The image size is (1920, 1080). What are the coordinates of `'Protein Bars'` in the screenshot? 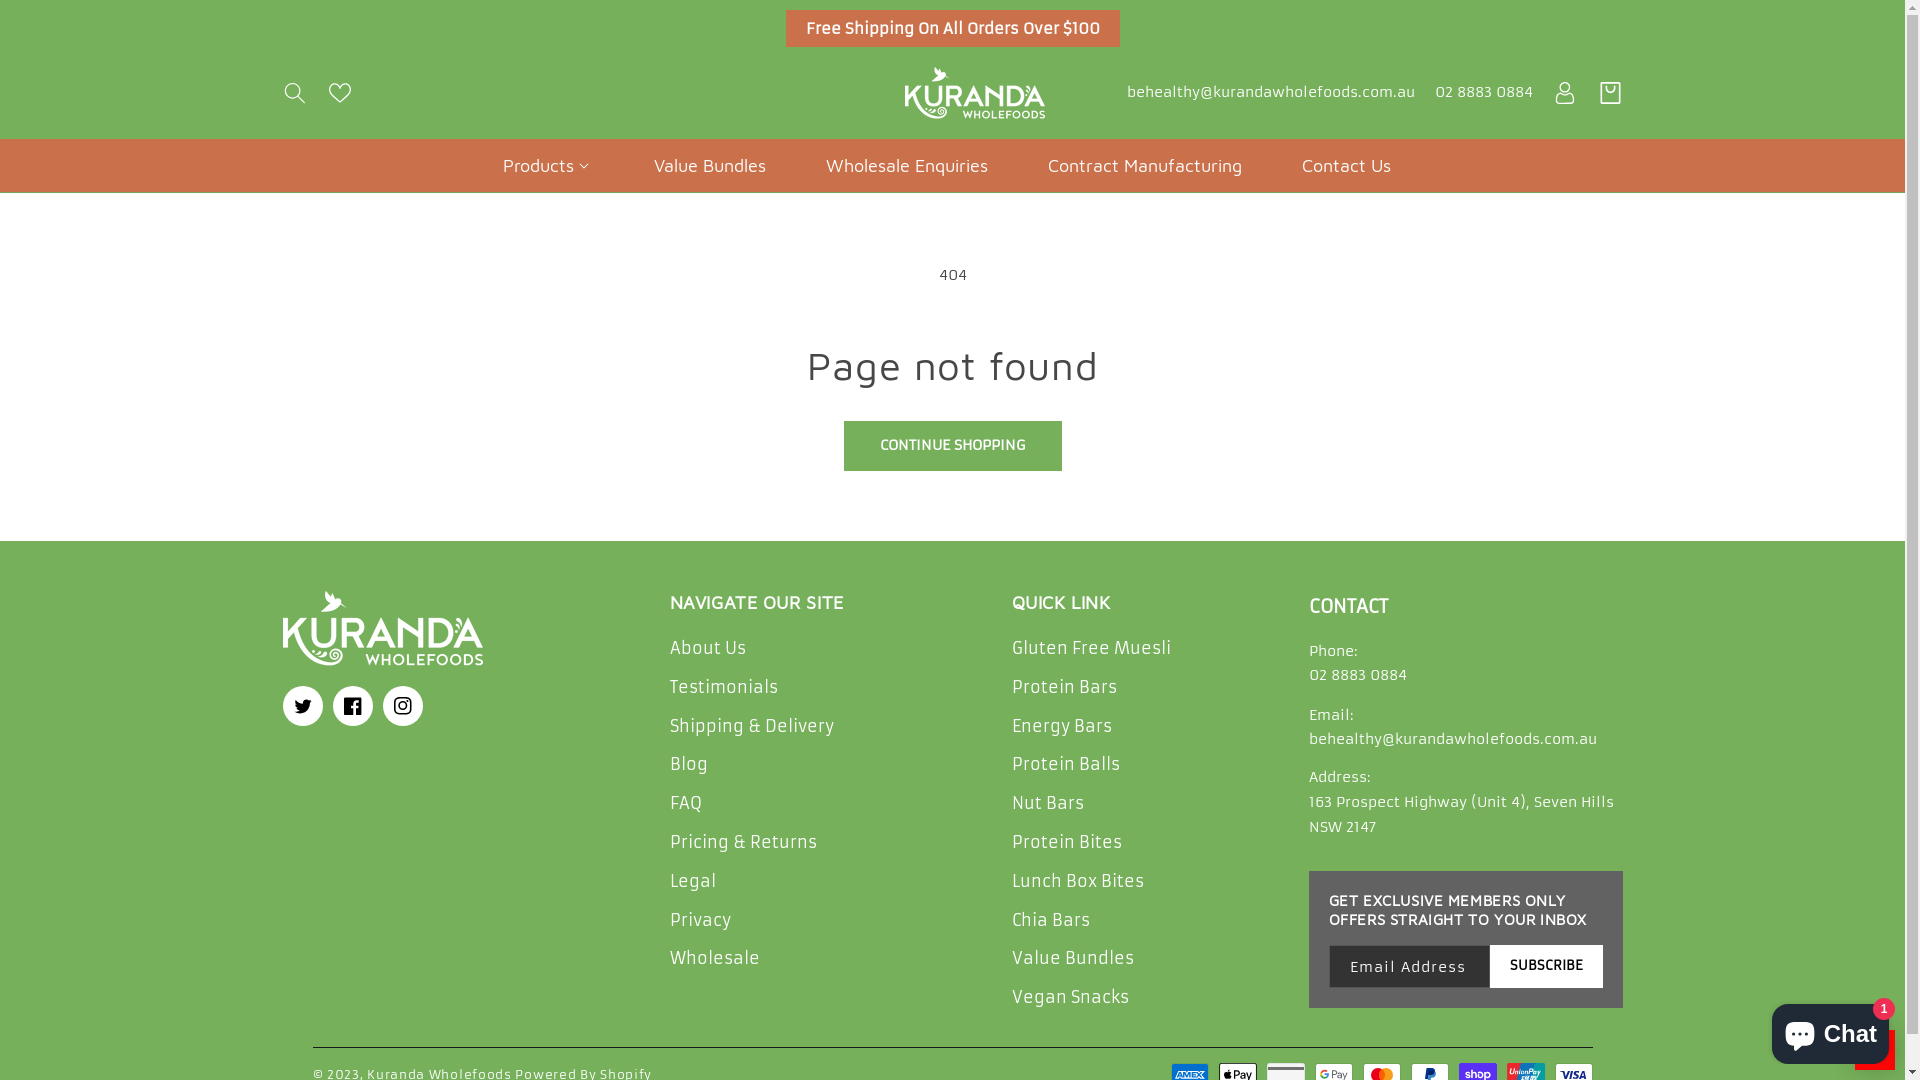 It's located at (1063, 686).